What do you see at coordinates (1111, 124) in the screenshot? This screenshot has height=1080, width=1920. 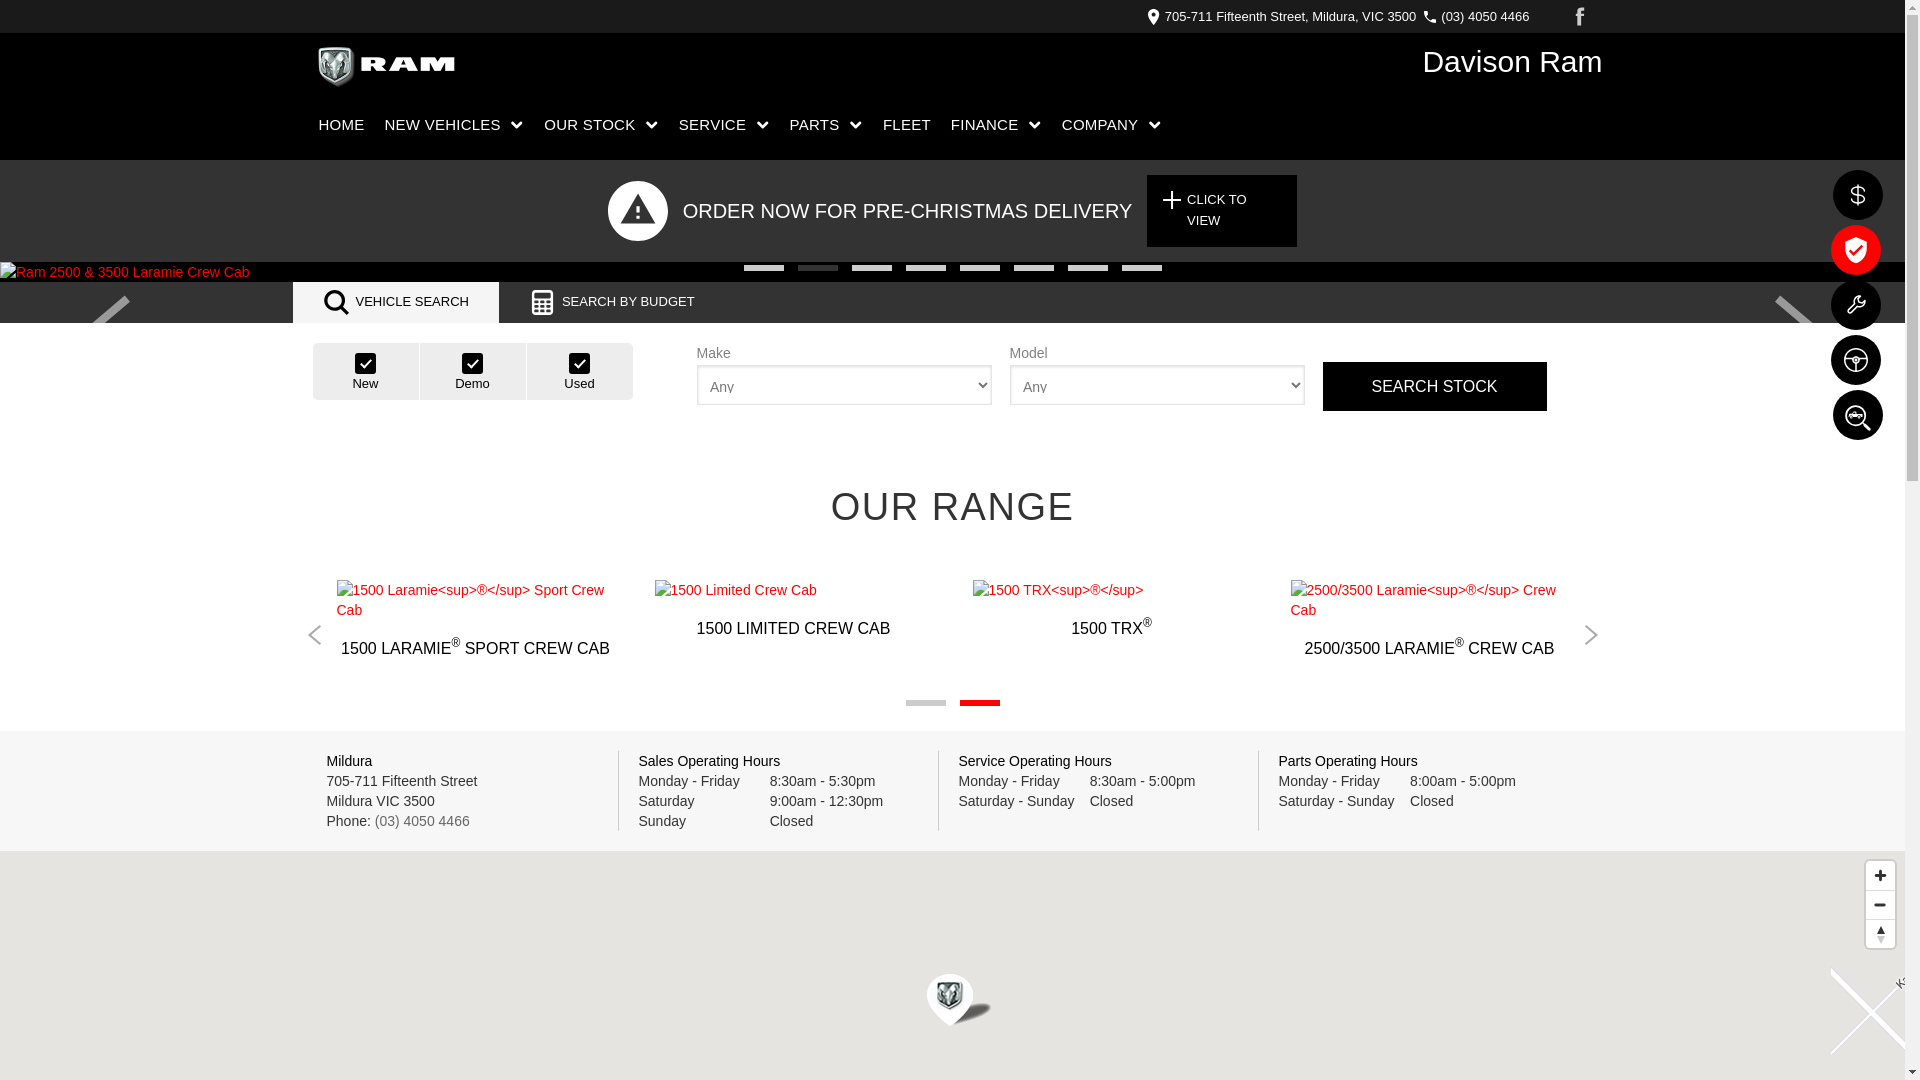 I see `'COMPANY'` at bounding box center [1111, 124].